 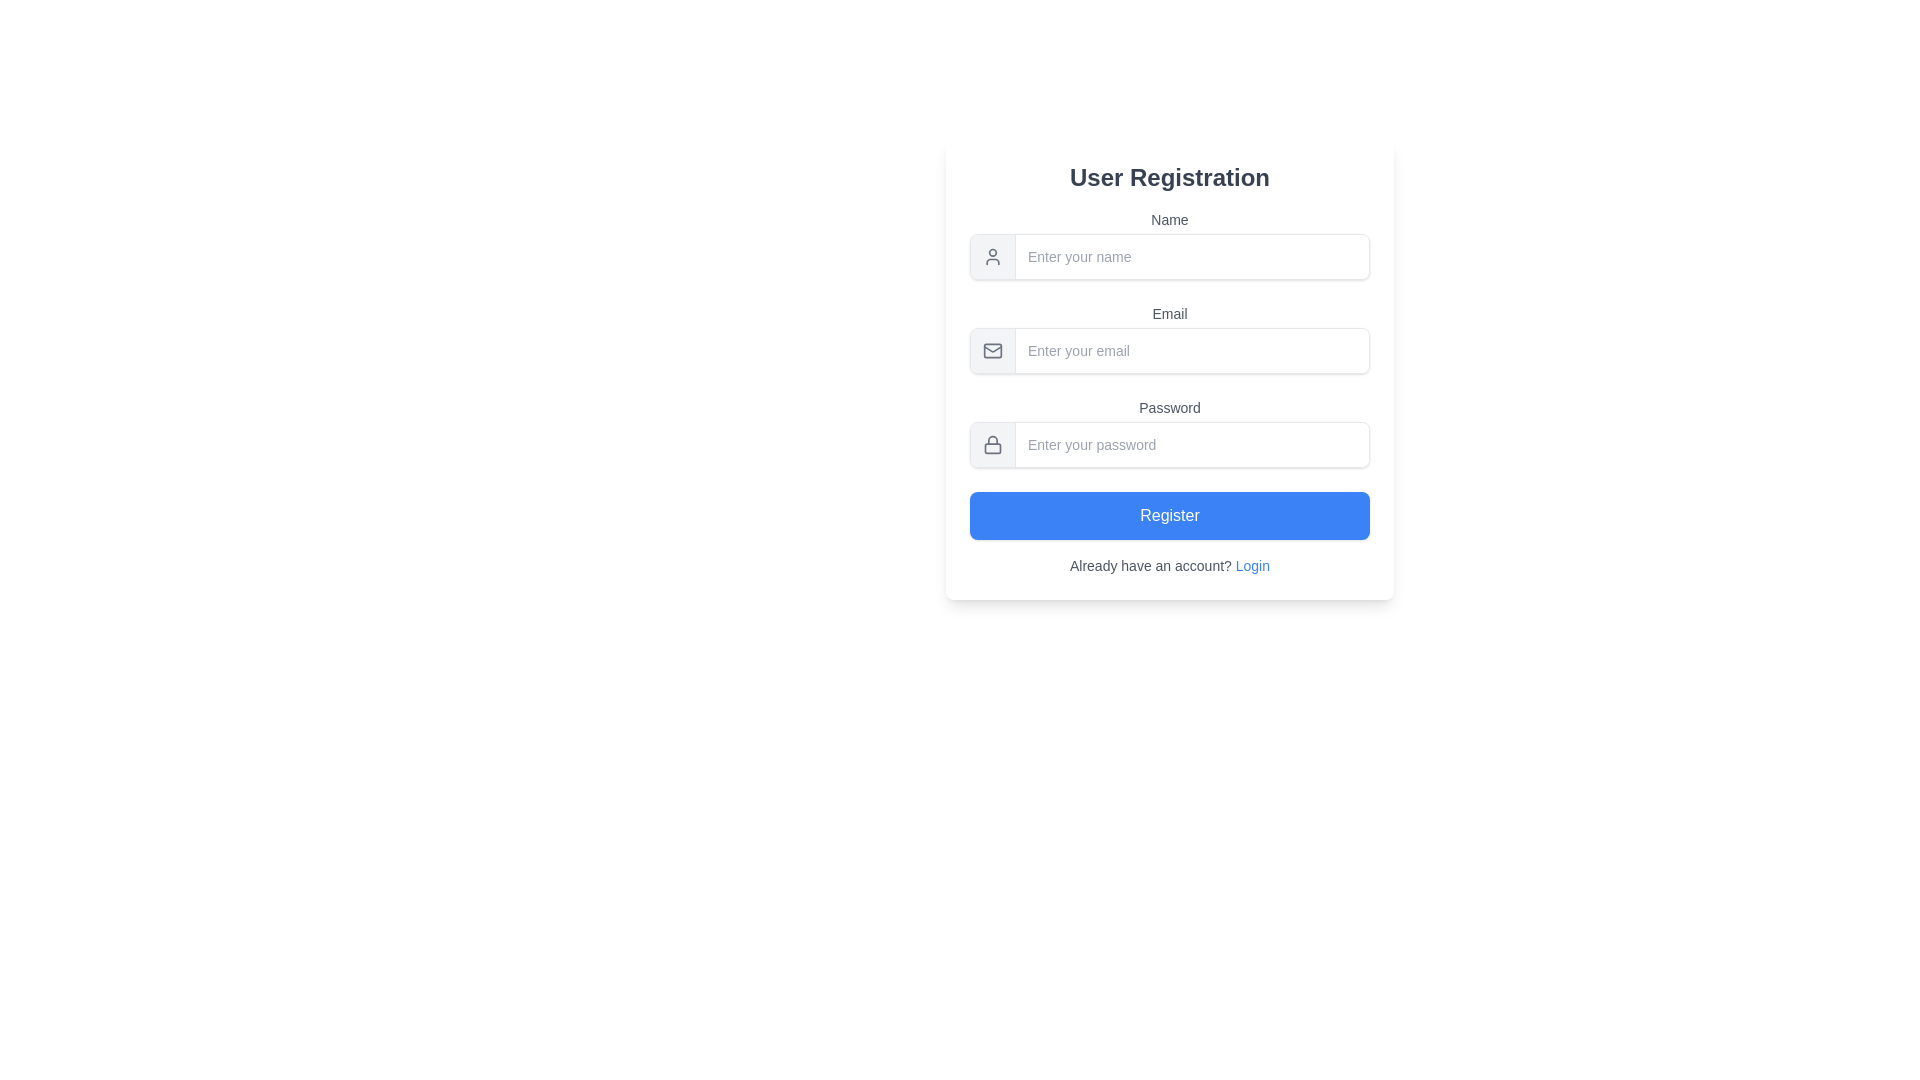 What do you see at coordinates (993, 347) in the screenshot?
I see `the email icon, which is a stylized graphic of an envelope with an open top, located to the left of the email input field` at bounding box center [993, 347].